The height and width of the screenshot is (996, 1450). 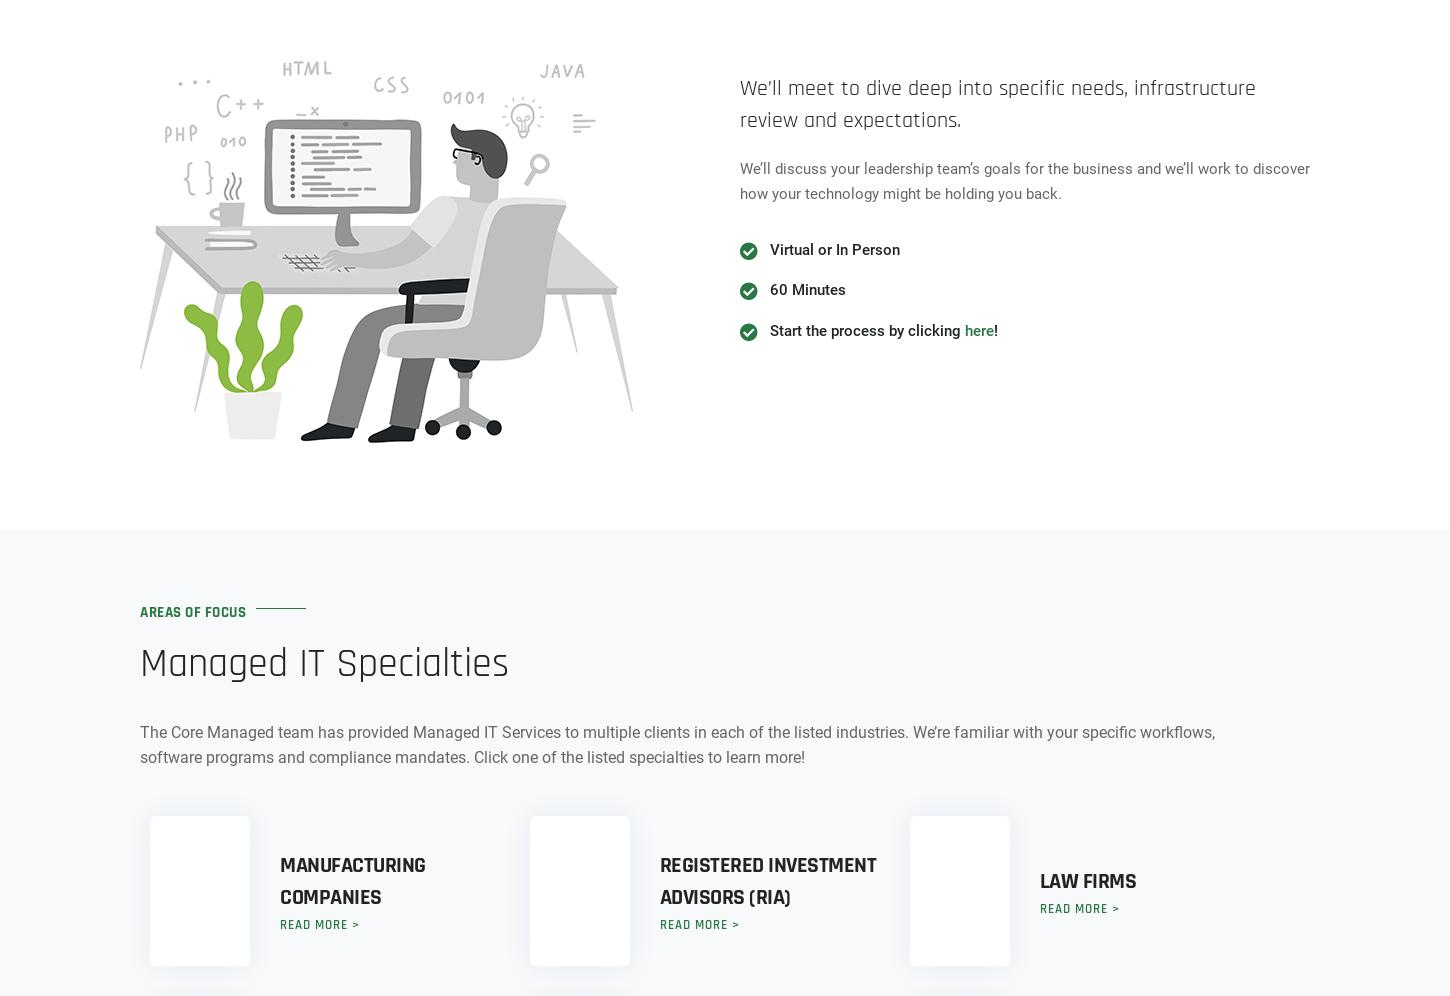 I want to click on 'We’ll meet to dive deep into specific needs, infrastructure review and expectations.', so click(x=998, y=103).